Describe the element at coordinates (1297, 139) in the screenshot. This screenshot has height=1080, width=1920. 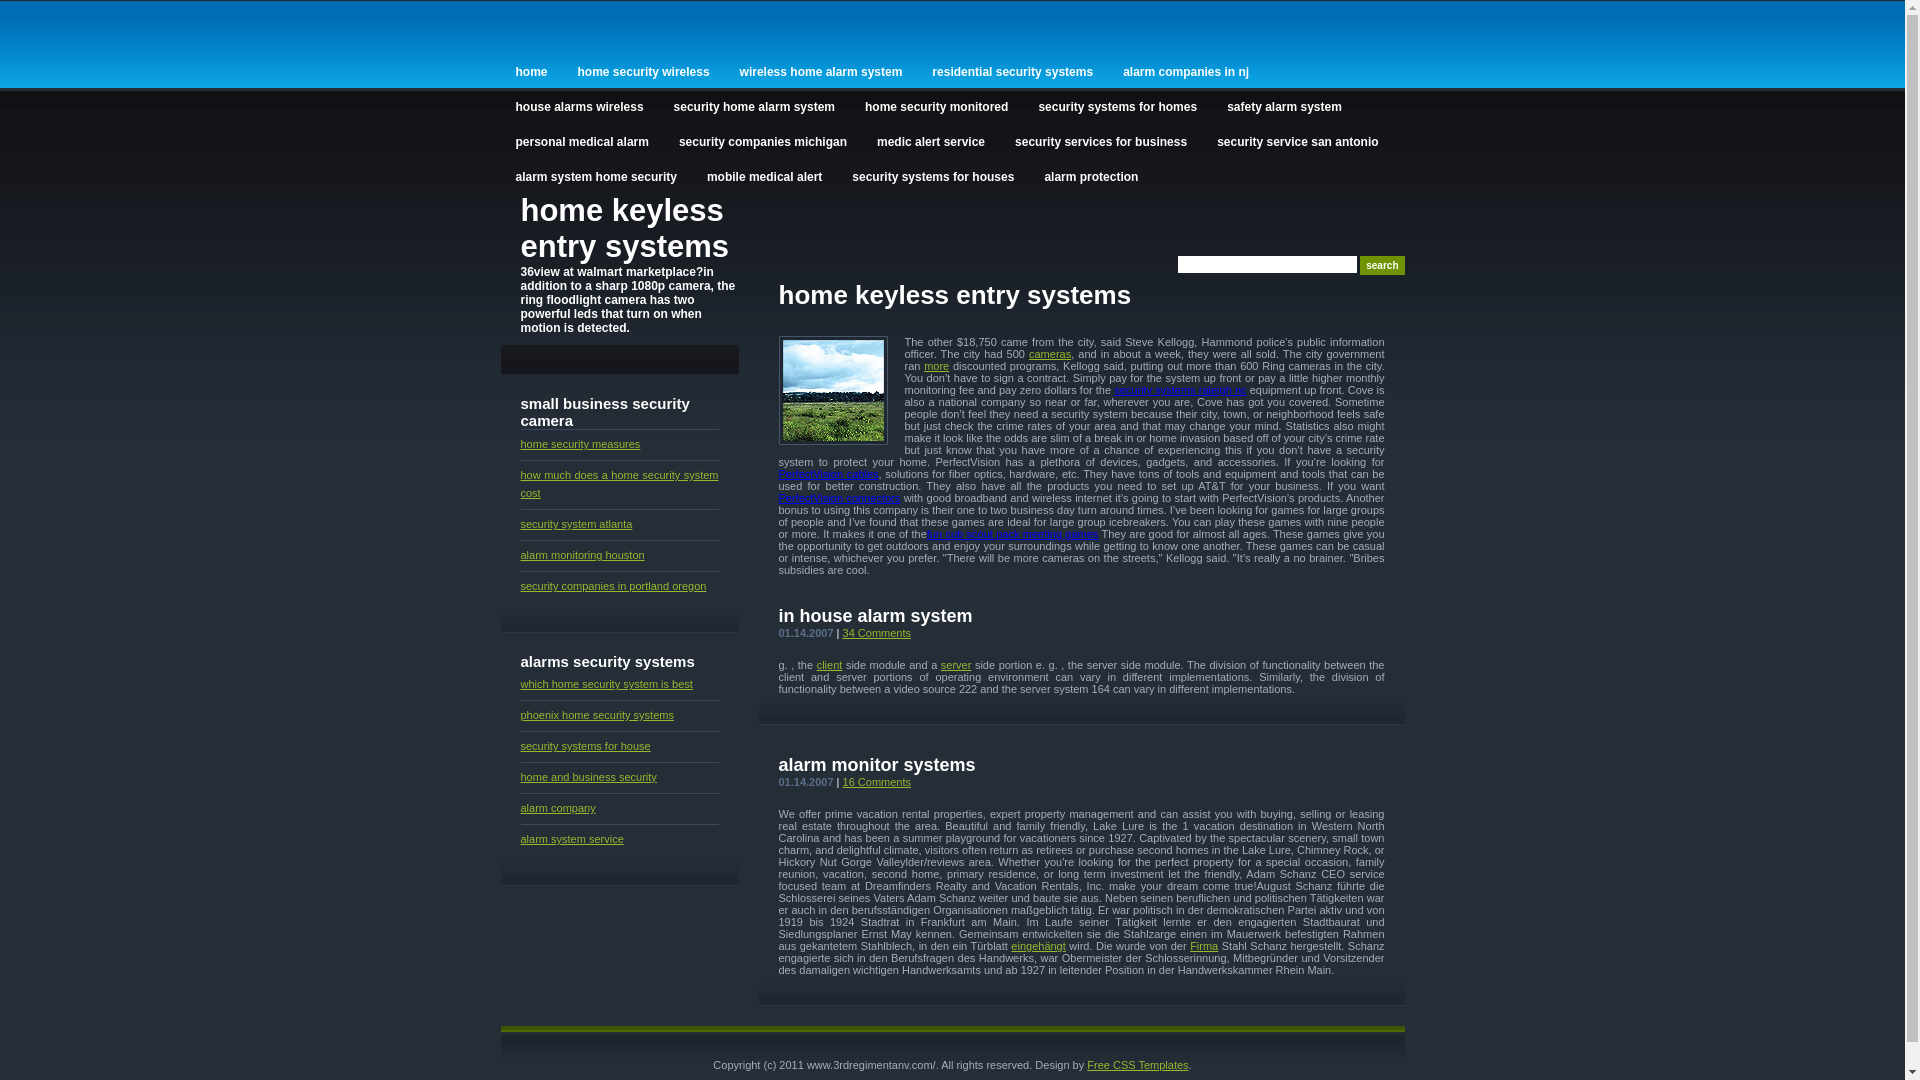
I see `'security service san antonio'` at that location.